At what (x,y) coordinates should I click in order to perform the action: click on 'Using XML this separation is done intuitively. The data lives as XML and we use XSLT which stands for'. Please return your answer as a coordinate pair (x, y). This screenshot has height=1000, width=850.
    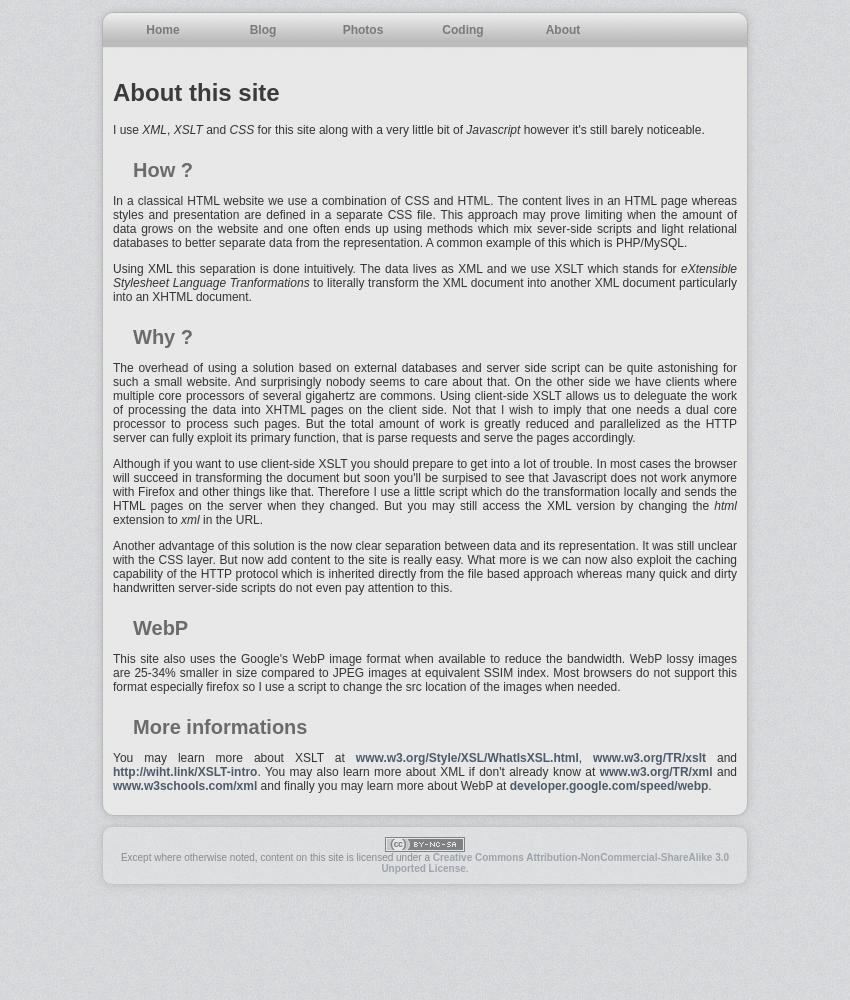
    Looking at the image, I should click on (396, 269).